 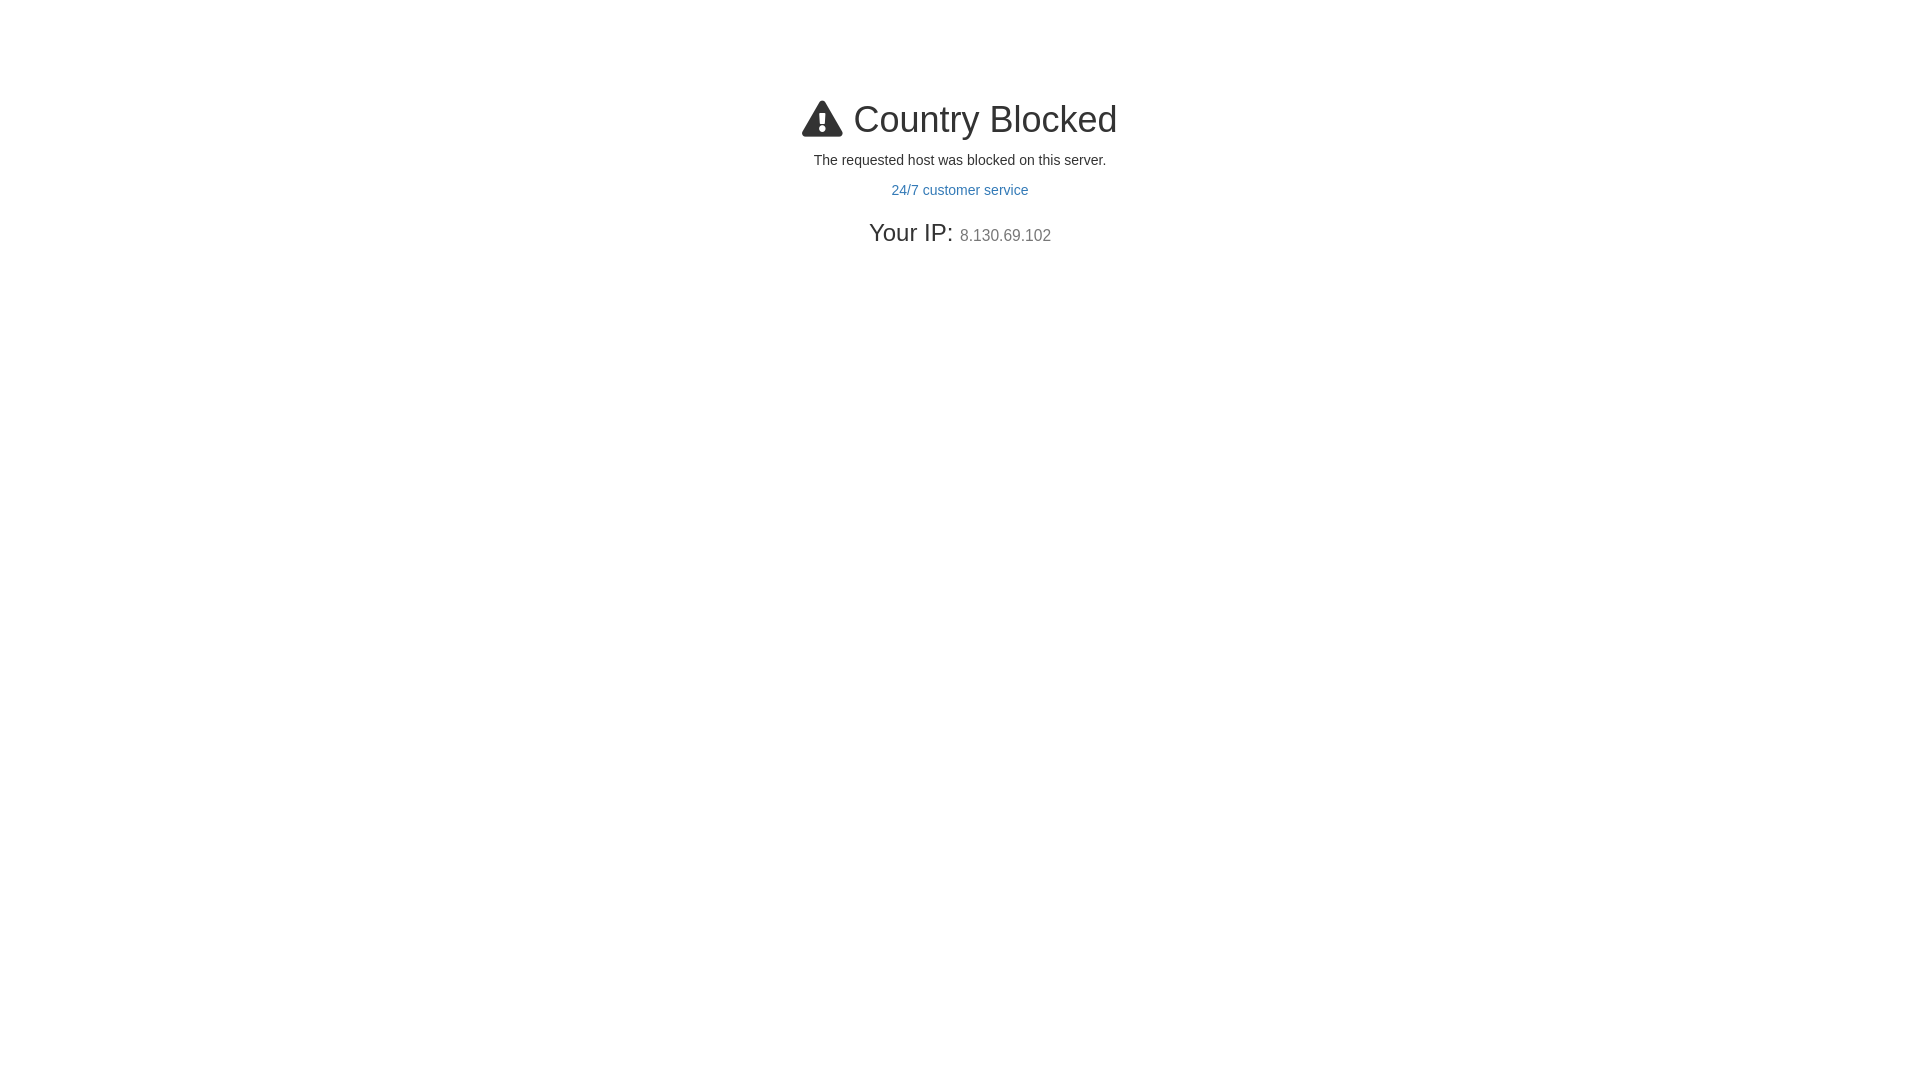 I want to click on '24/7 customer service', so click(x=891, y=189).